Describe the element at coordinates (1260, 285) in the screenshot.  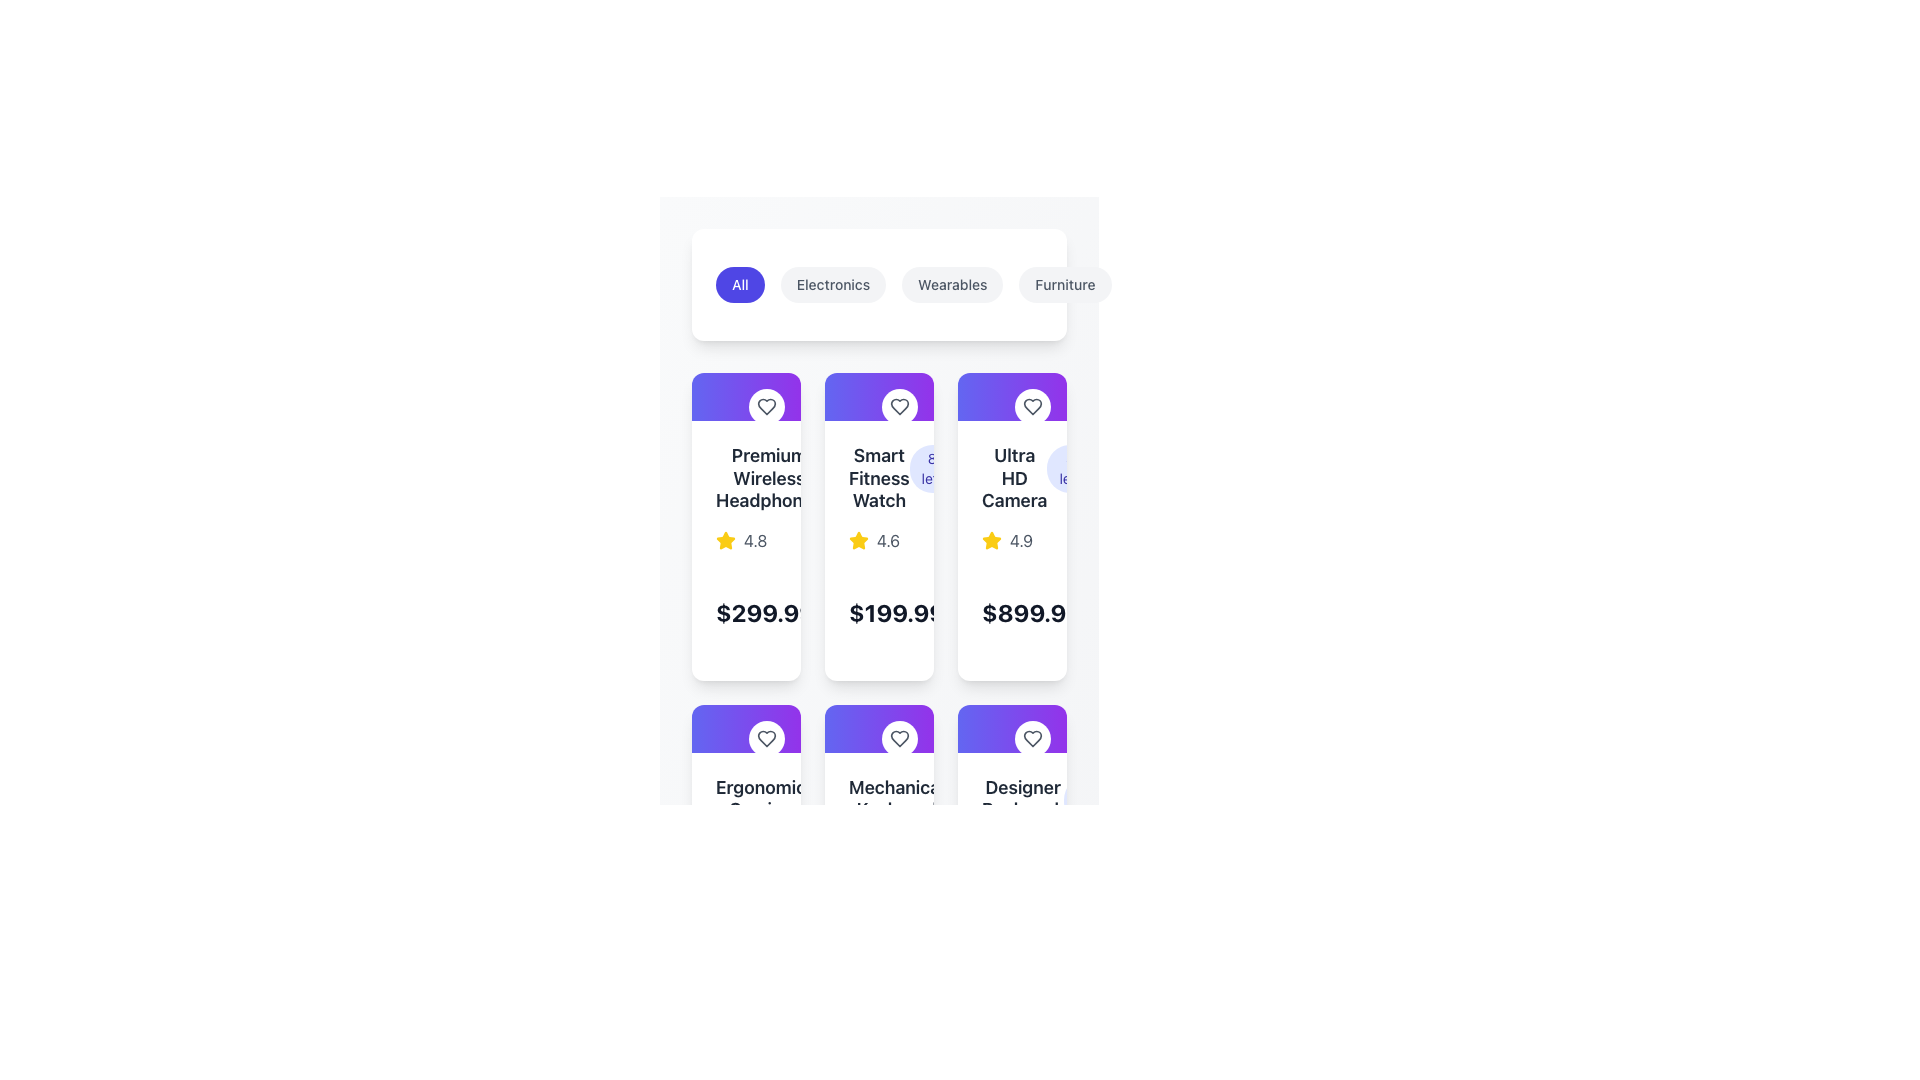
I see `the button positioned at the far right end of the horizontal list of category buttons` at that location.